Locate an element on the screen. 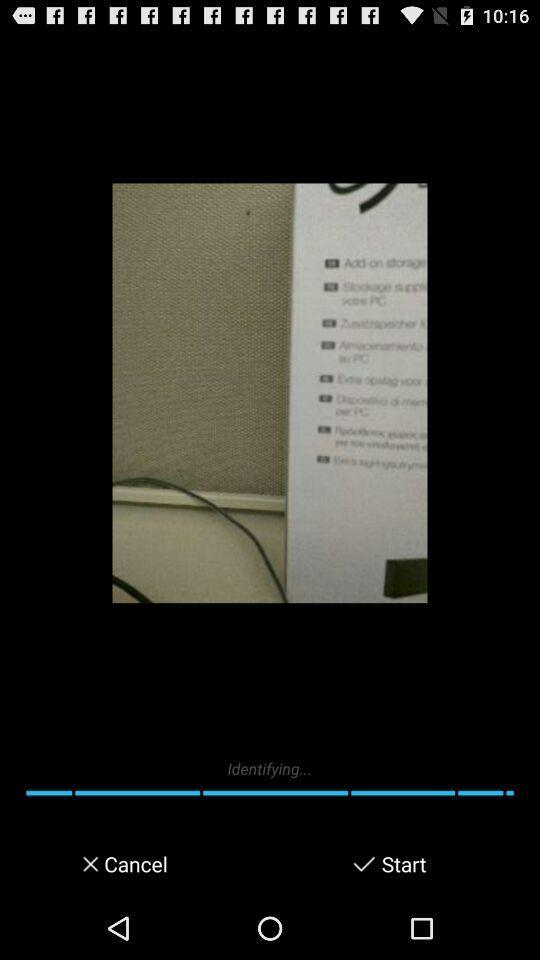 The height and width of the screenshot is (960, 540). item to the left of cancel icon is located at coordinates (83, 863).